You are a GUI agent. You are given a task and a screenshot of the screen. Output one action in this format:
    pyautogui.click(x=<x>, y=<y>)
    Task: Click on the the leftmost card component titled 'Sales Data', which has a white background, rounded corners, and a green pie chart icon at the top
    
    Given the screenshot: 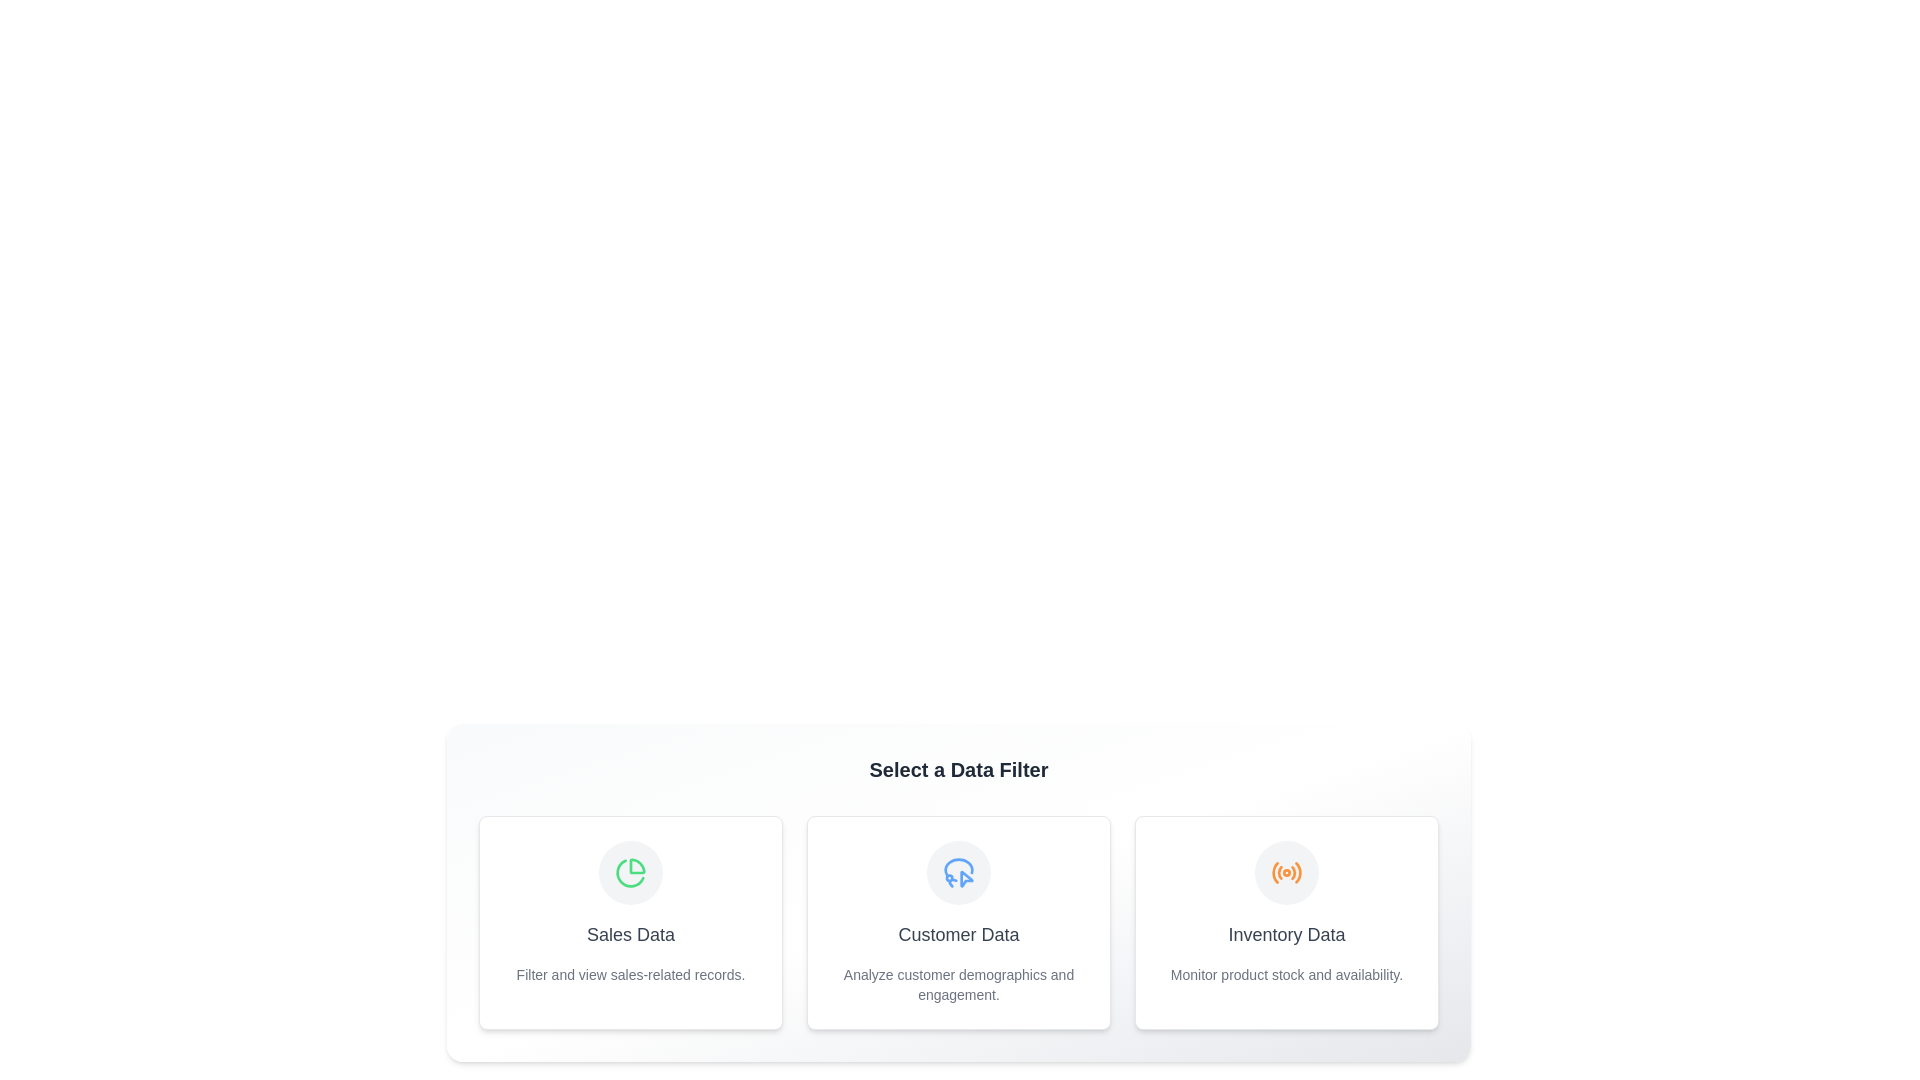 What is the action you would take?
    pyautogui.click(x=629, y=922)
    